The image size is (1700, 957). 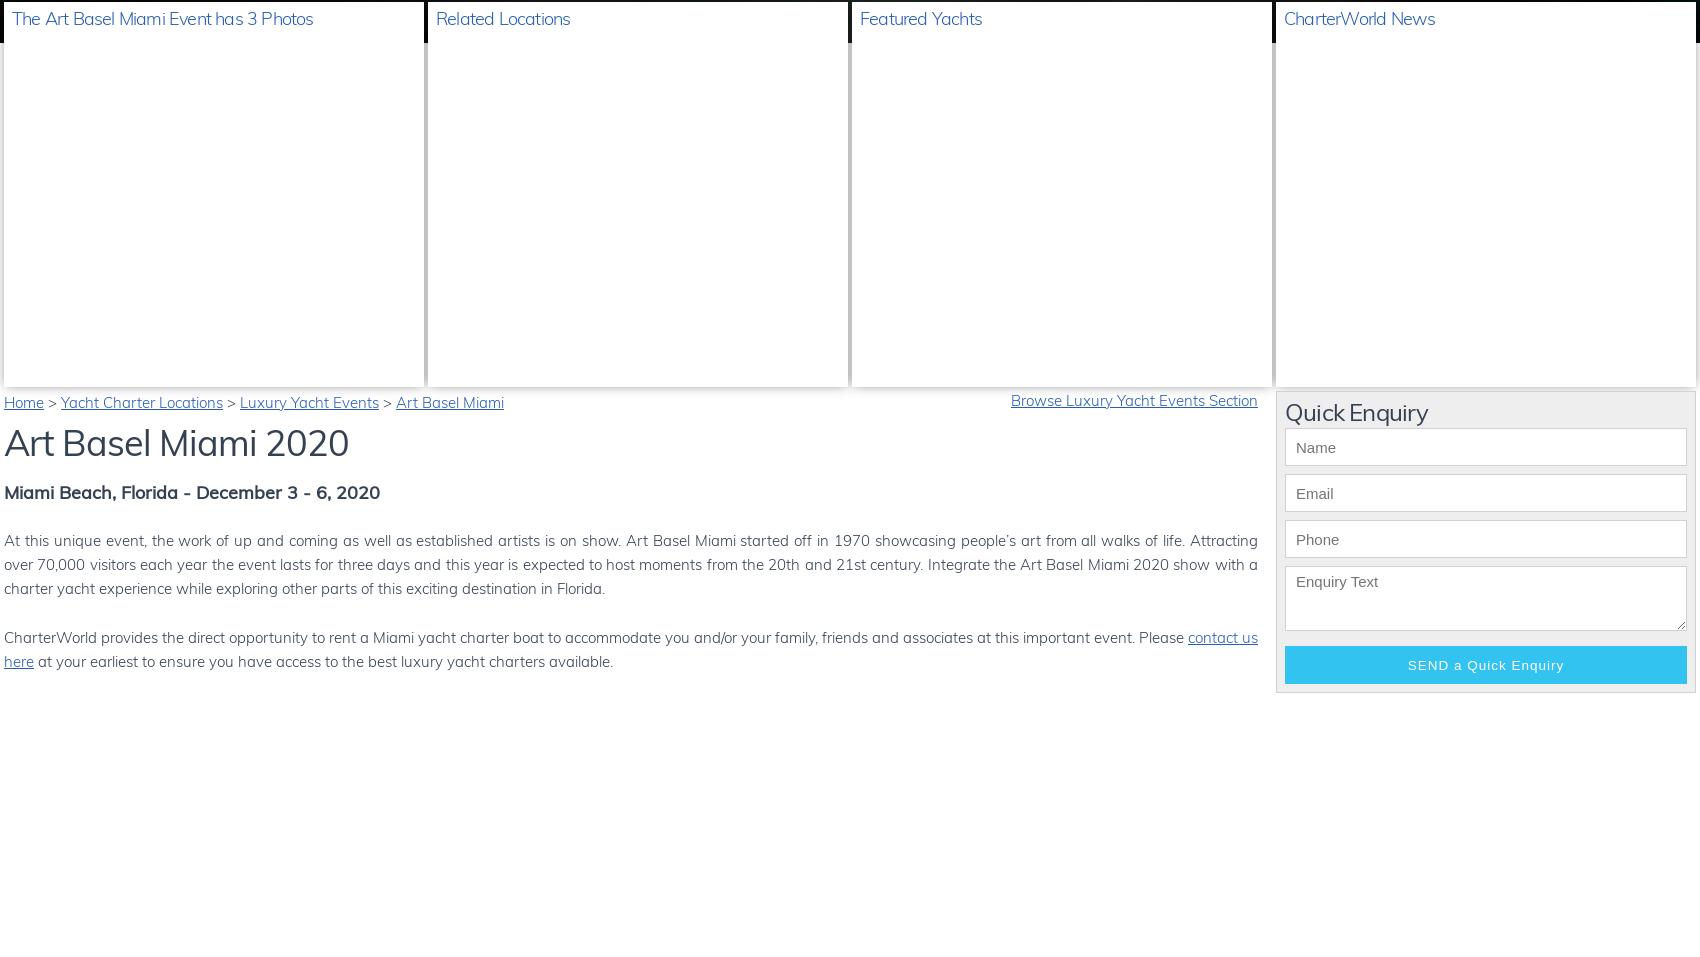 What do you see at coordinates (1359, 17) in the screenshot?
I see `'CharterWorld News'` at bounding box center [1359, 17].